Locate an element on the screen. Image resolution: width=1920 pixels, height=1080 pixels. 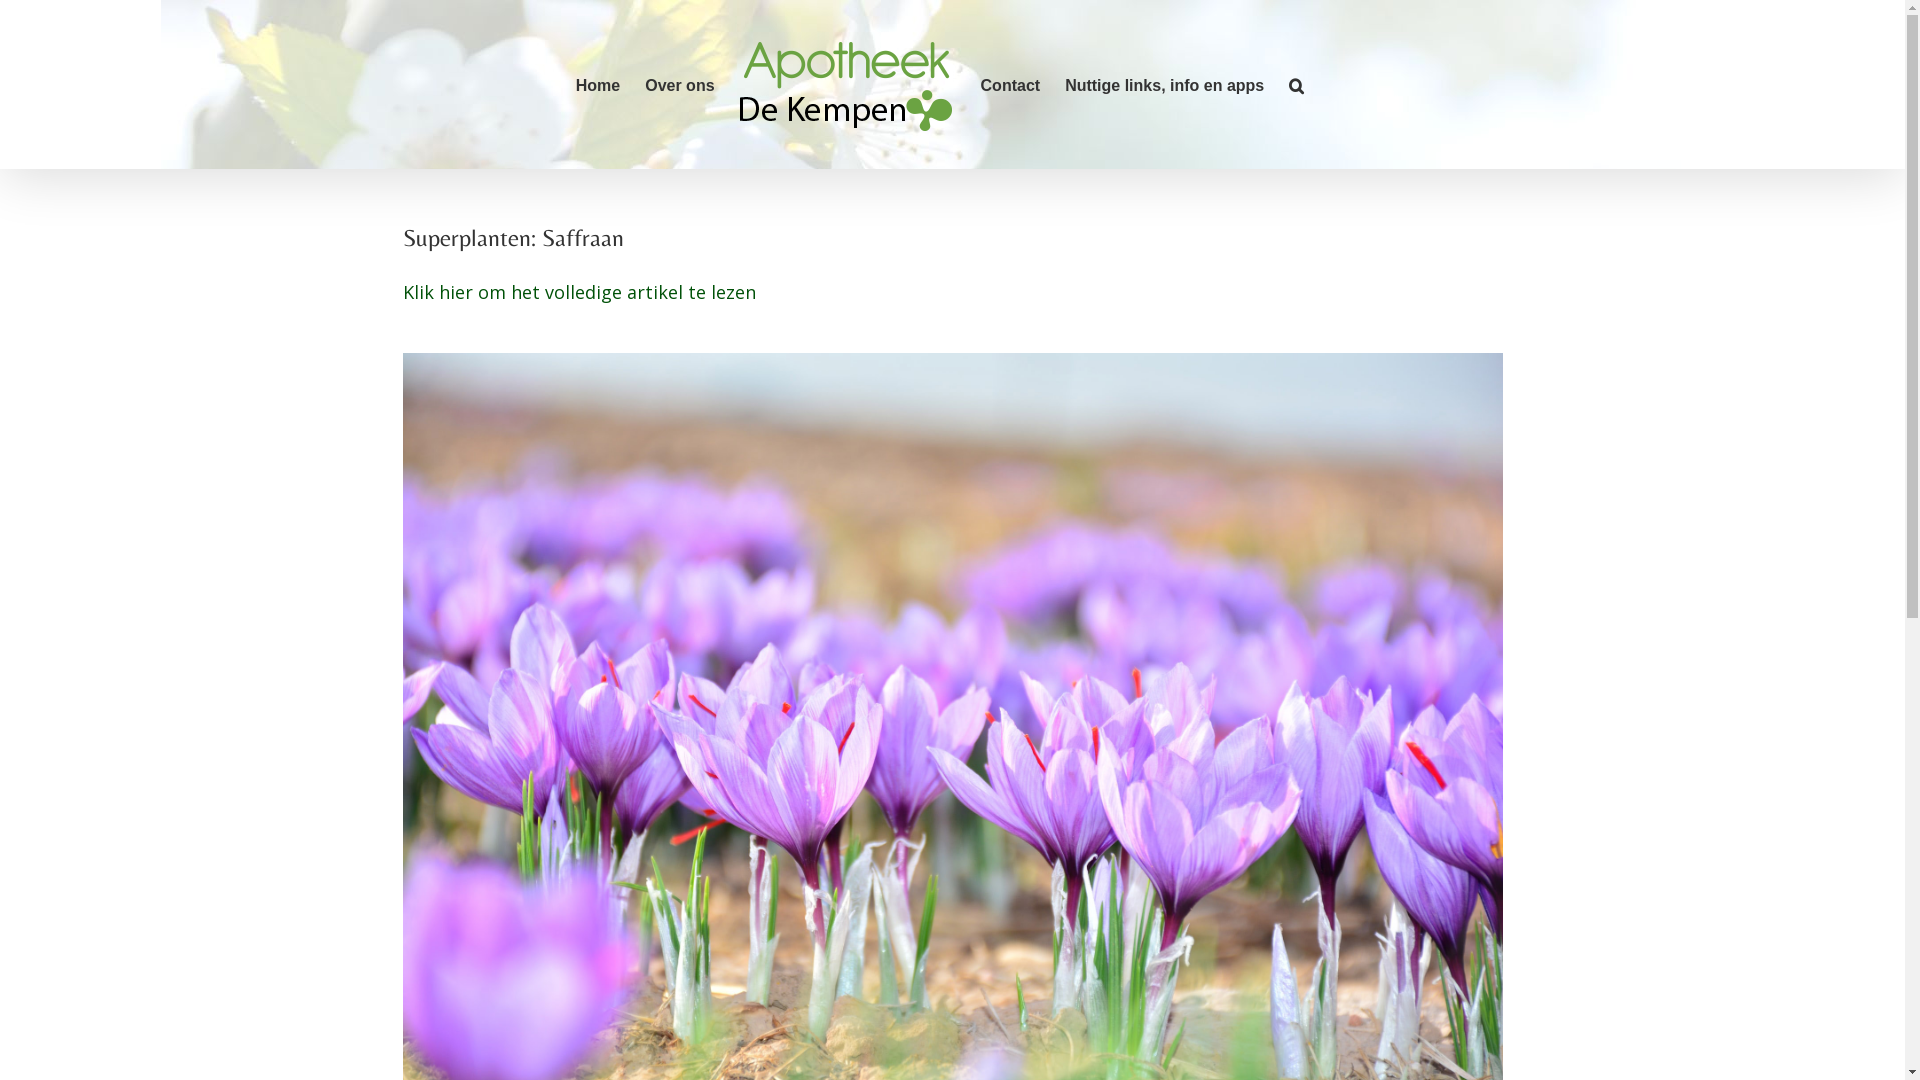
'Contact' is located at coordinates (1011, 83).